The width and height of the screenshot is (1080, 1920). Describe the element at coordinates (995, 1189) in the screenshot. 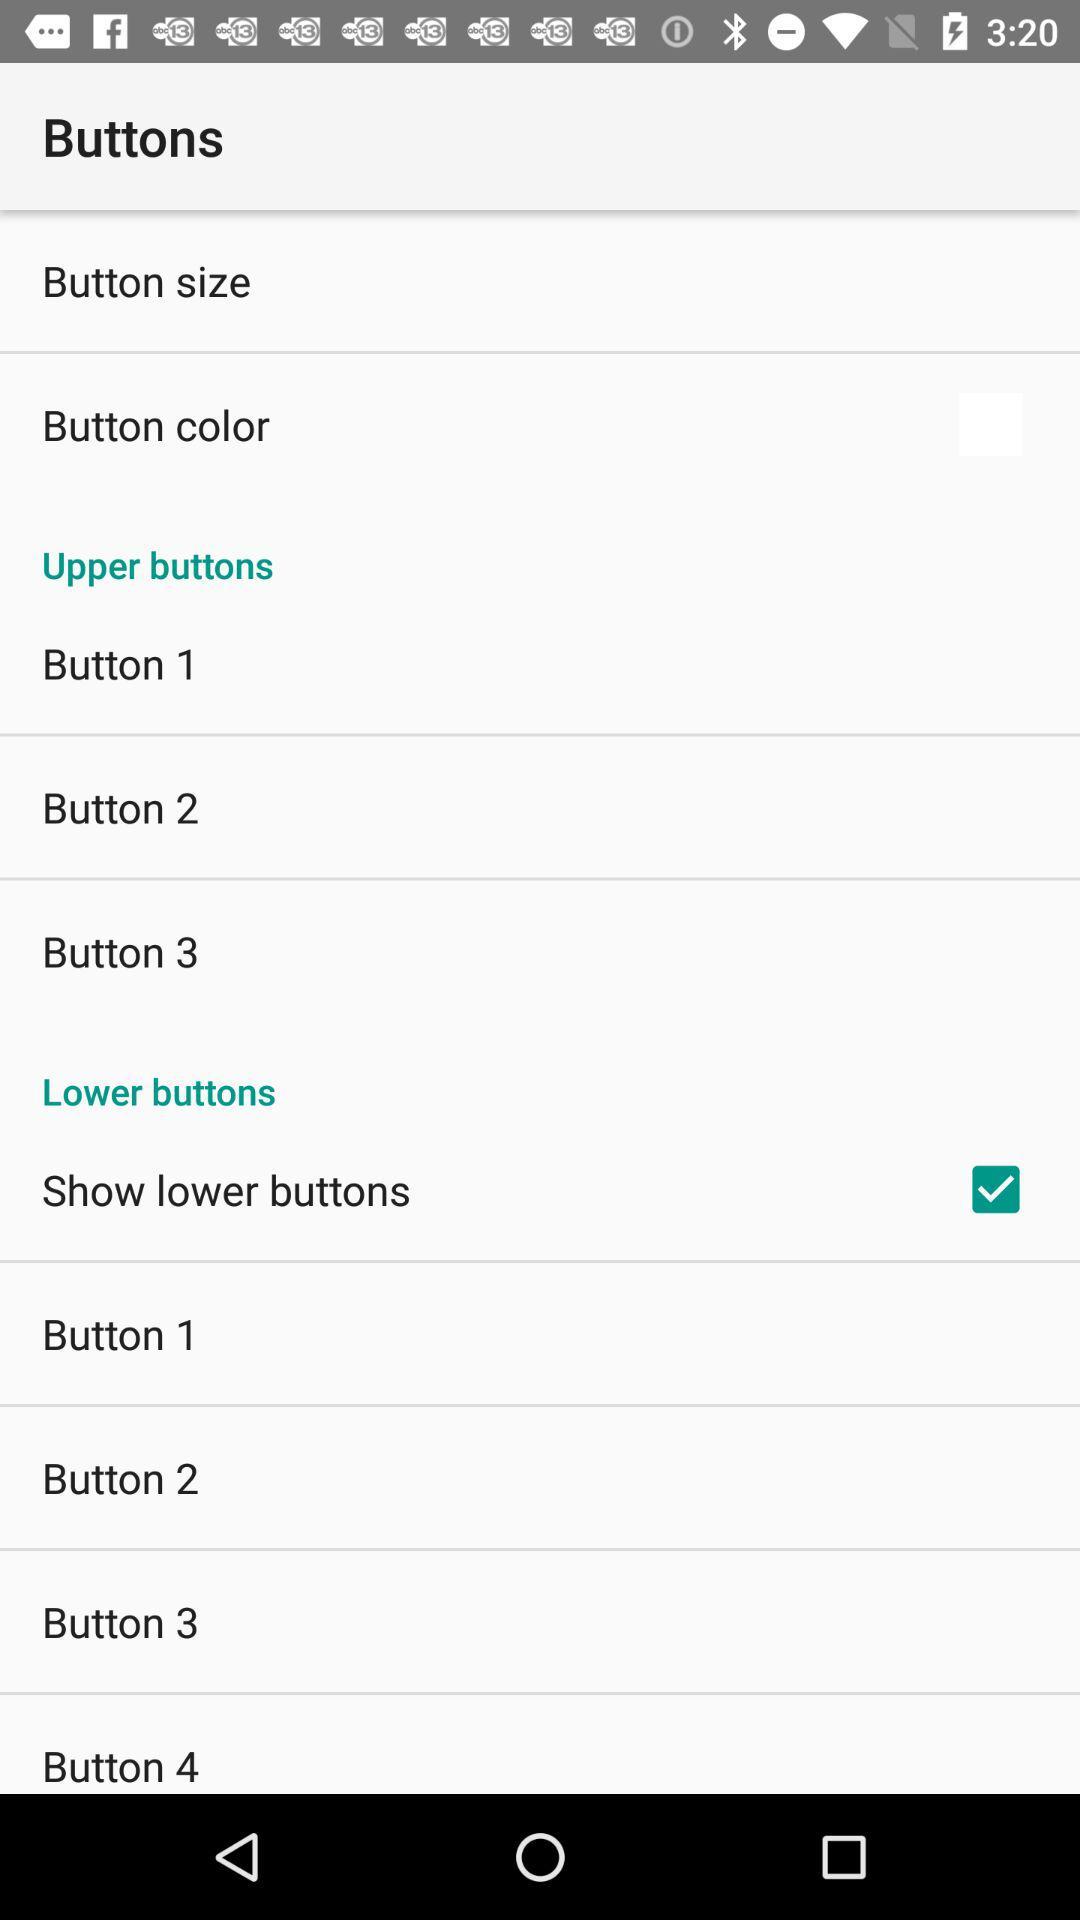

I see `the icon next to the show lower buttons app` at that location.